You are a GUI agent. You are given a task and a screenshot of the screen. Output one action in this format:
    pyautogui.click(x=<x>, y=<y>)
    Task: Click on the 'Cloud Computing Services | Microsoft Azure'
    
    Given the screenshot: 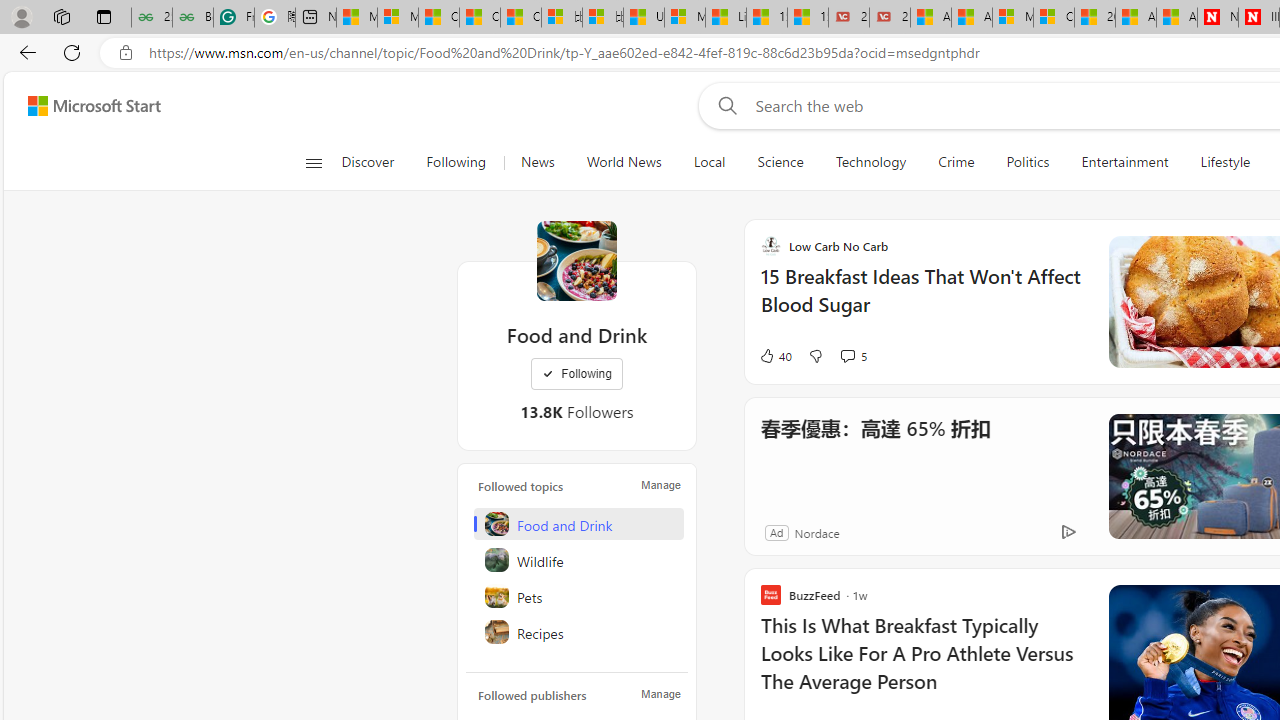 What is the action you would take?
    pyautogui.click(x=1053, y=17)
    